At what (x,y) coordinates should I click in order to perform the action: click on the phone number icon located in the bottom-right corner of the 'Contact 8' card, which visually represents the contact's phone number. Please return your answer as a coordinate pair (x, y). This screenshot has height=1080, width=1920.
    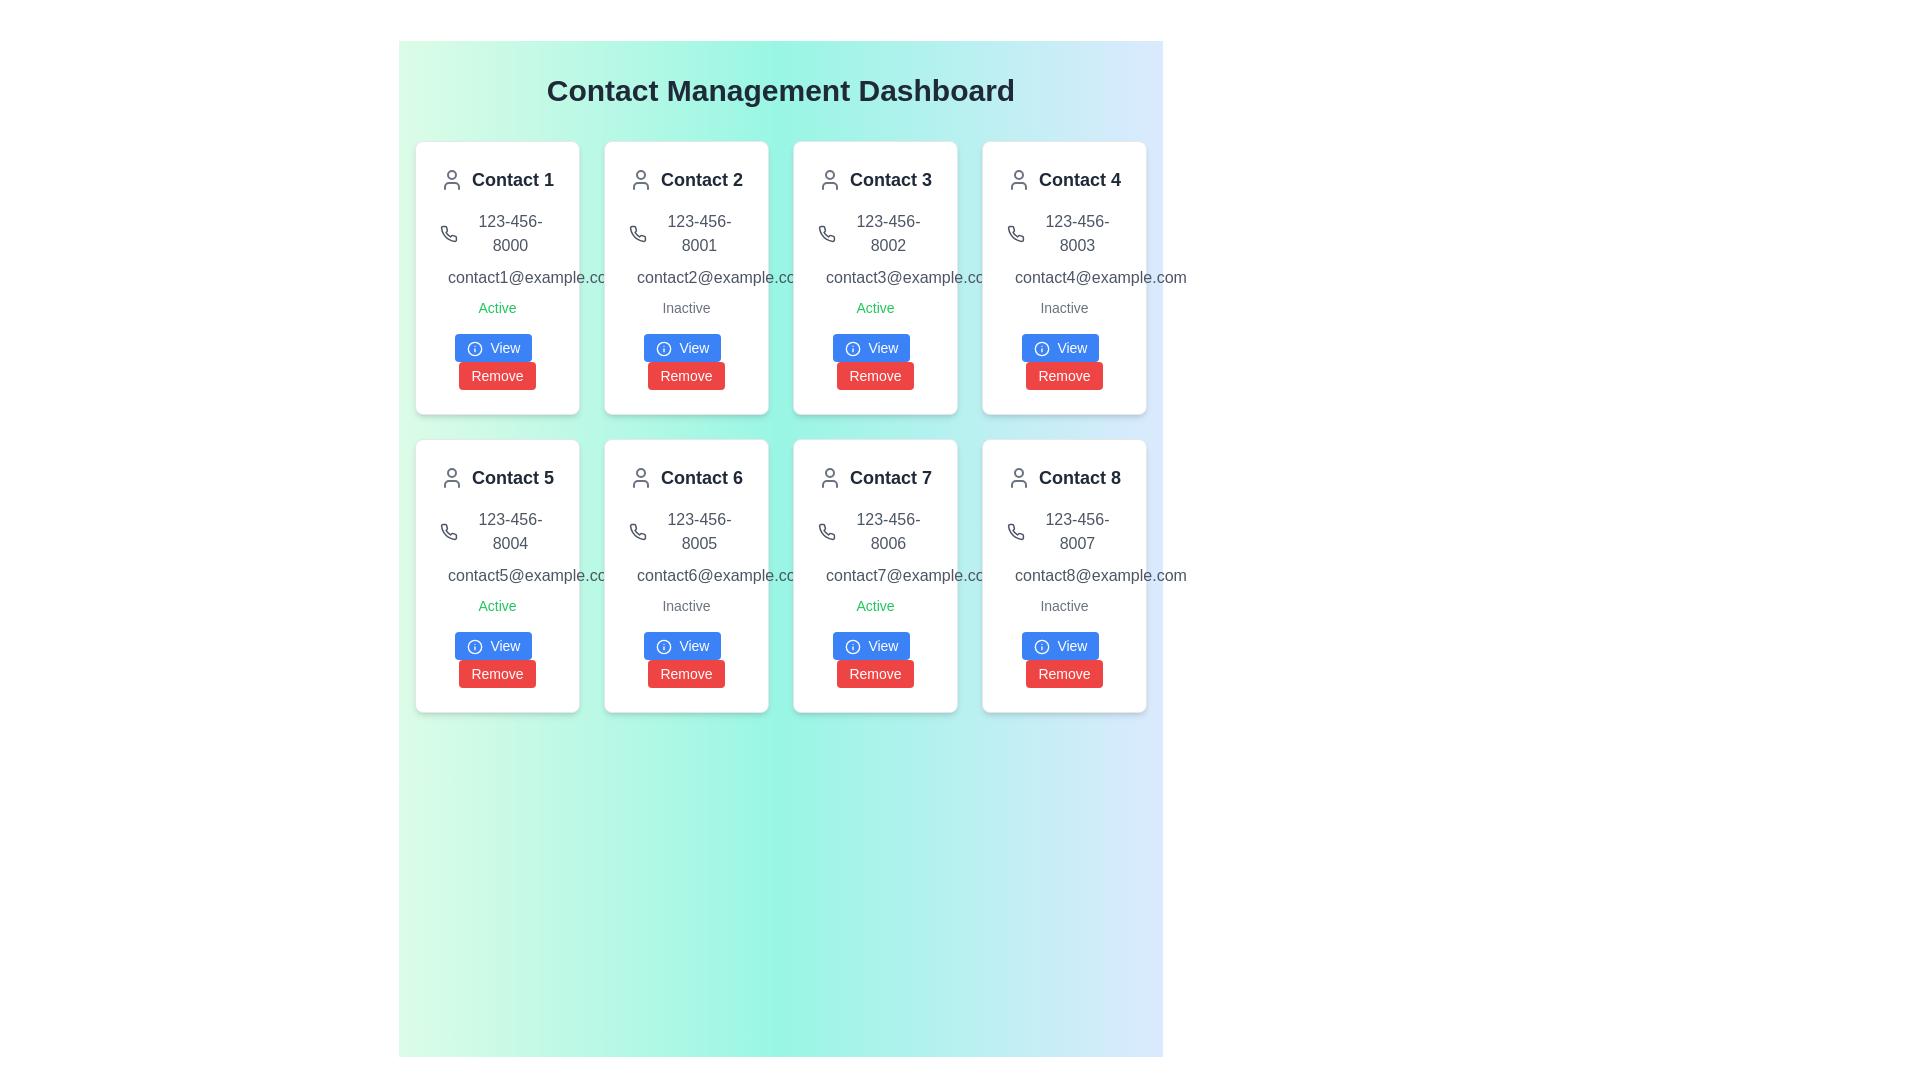
    Looking at the image, I should click on (1016, 531).